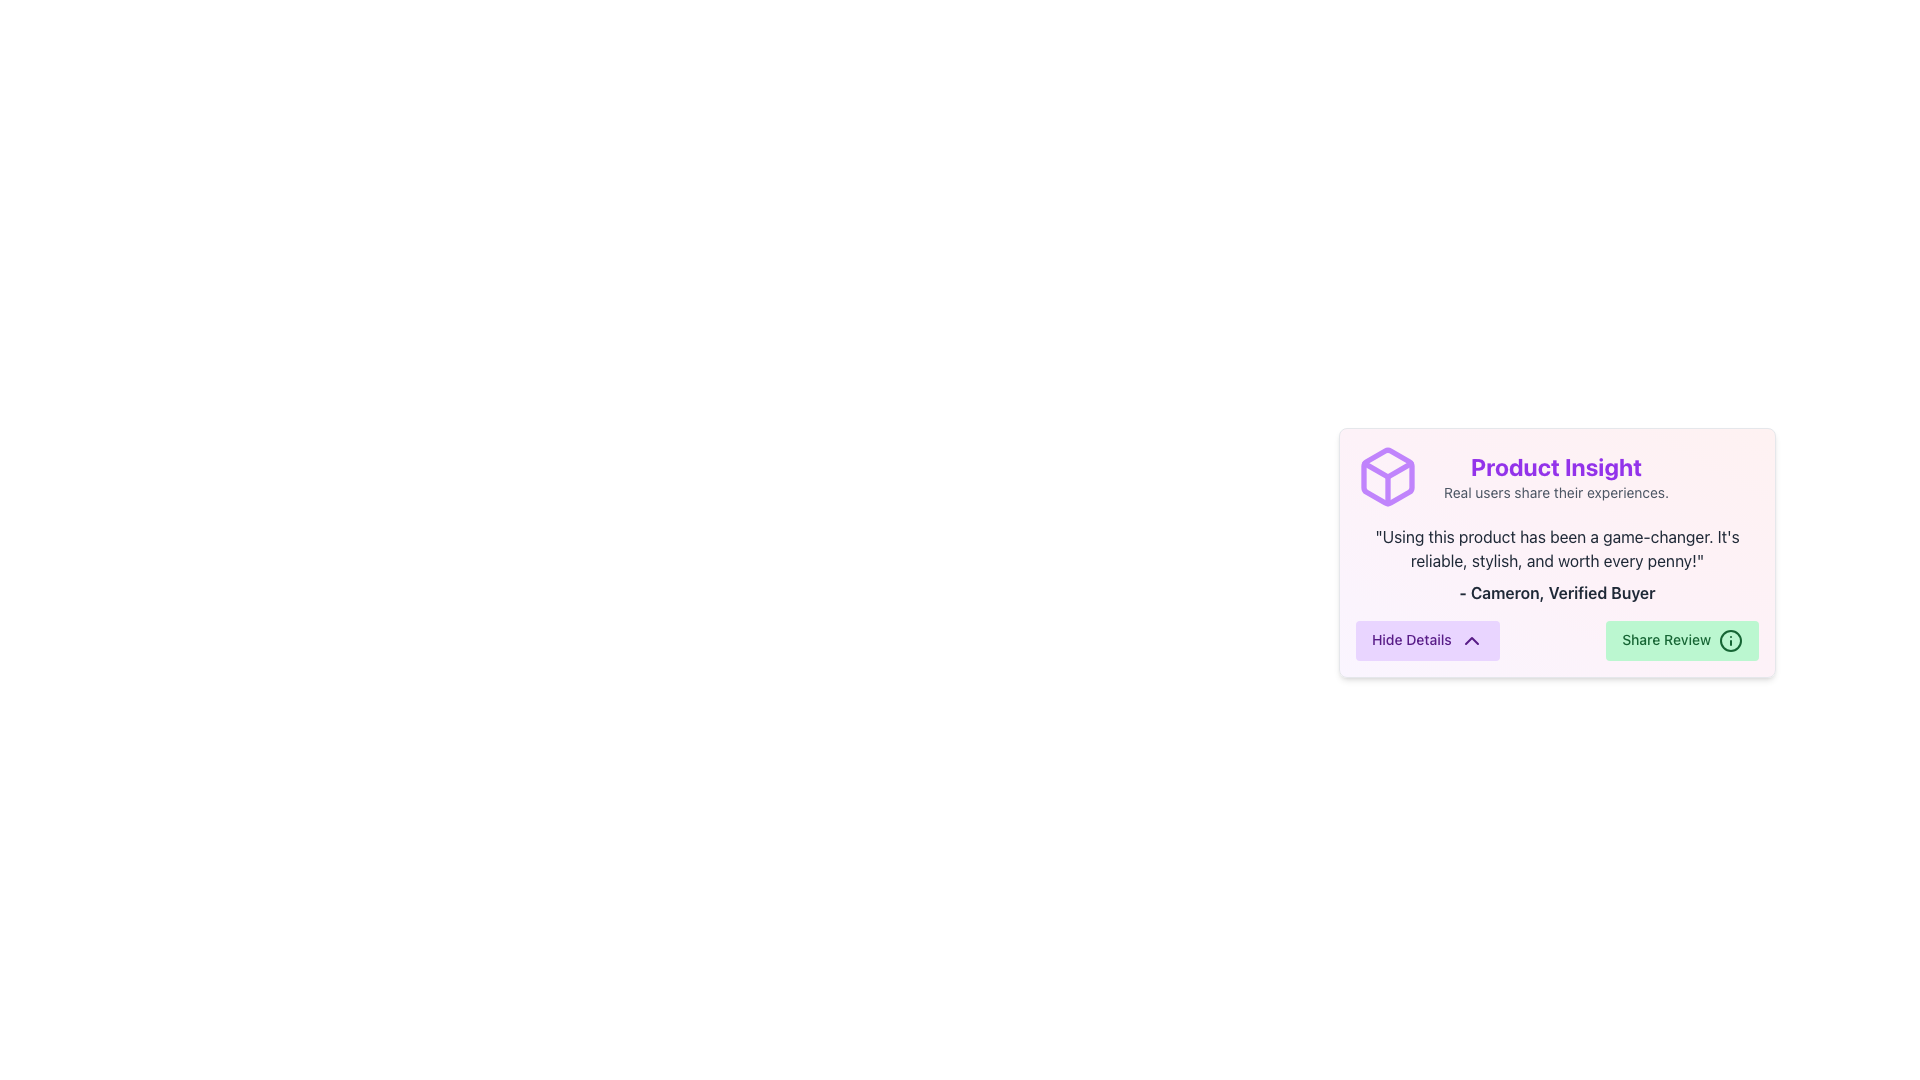 The image size is (1920, 1080). I want to click on the static text label attributing the testimonial statement to Cameron, a verified purchaser, located at the bottom of the 'Product Insight' card, so click(1556, 592).